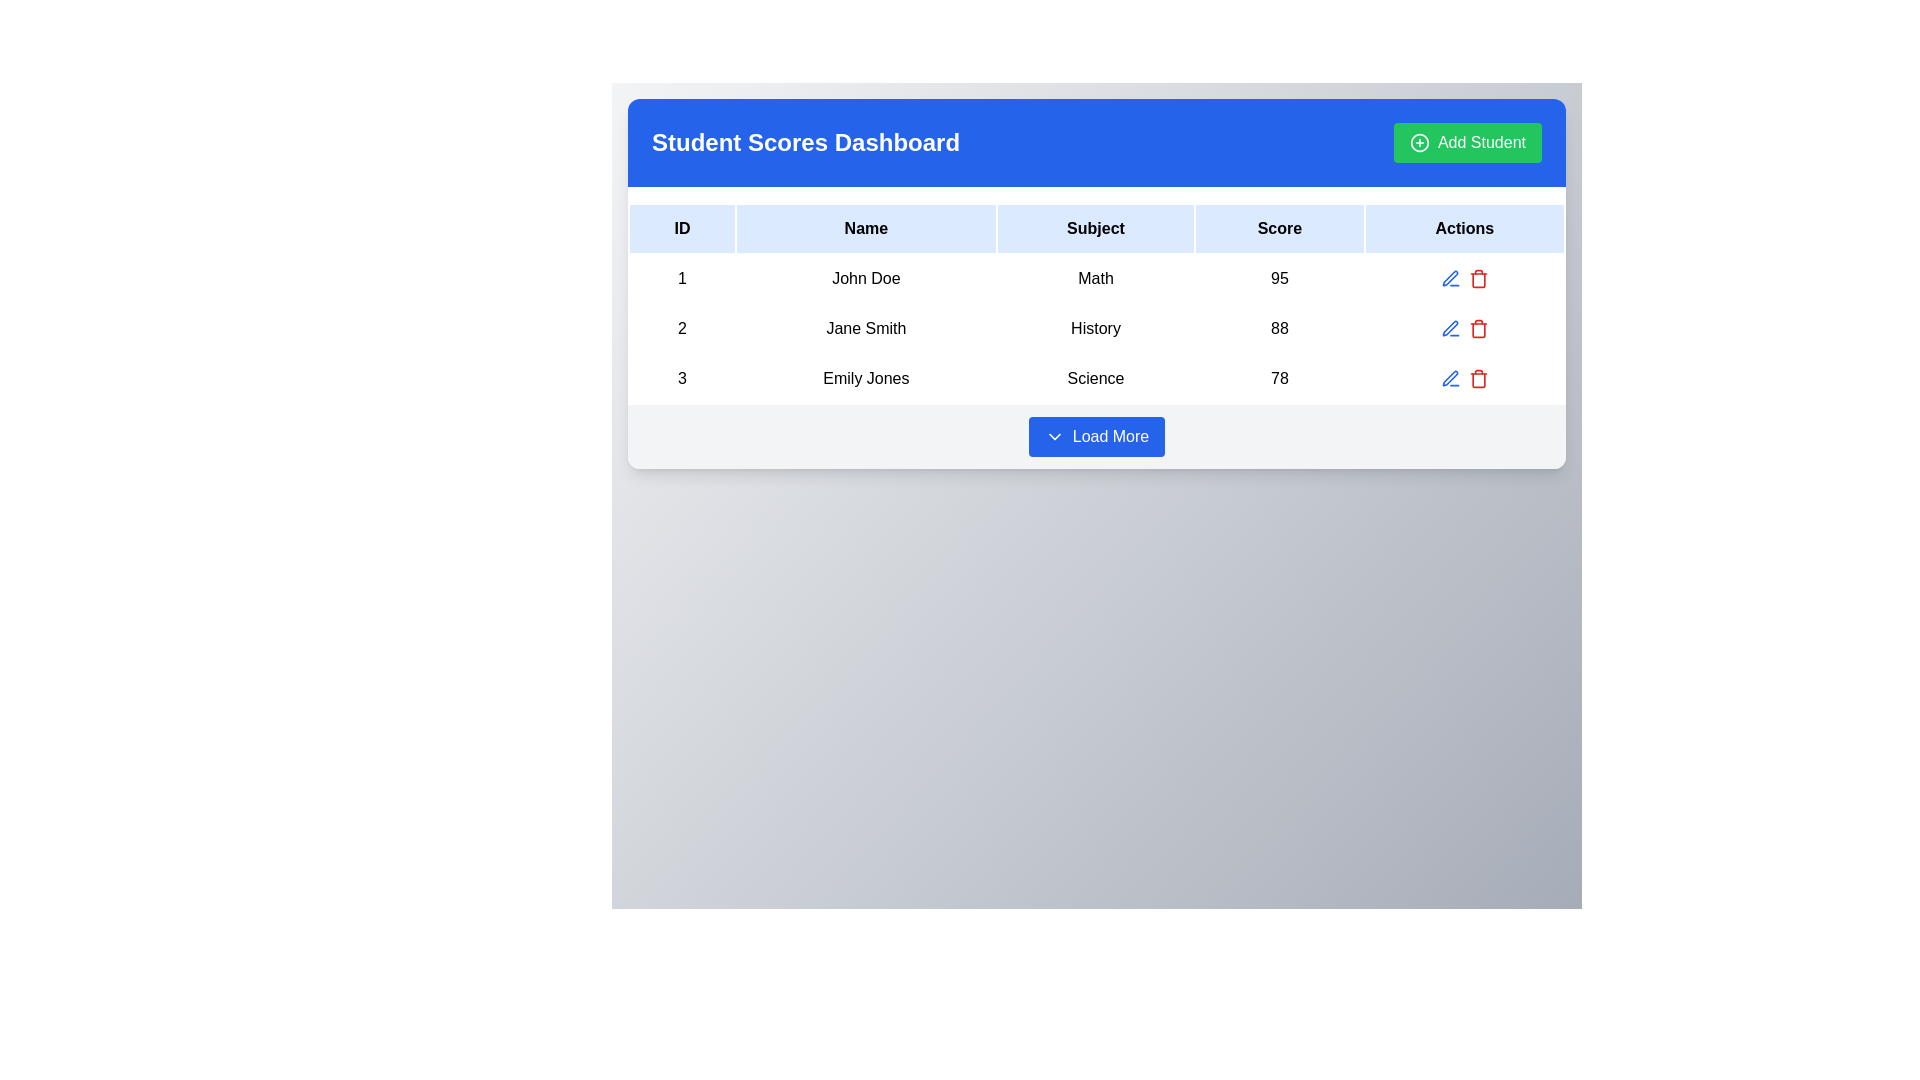 This screenshot has width=1920, height=1080. I want to click on the table cell displaying the numeral '3' in the first column of the last row, styled with black text on a white background, so click(682, 378).